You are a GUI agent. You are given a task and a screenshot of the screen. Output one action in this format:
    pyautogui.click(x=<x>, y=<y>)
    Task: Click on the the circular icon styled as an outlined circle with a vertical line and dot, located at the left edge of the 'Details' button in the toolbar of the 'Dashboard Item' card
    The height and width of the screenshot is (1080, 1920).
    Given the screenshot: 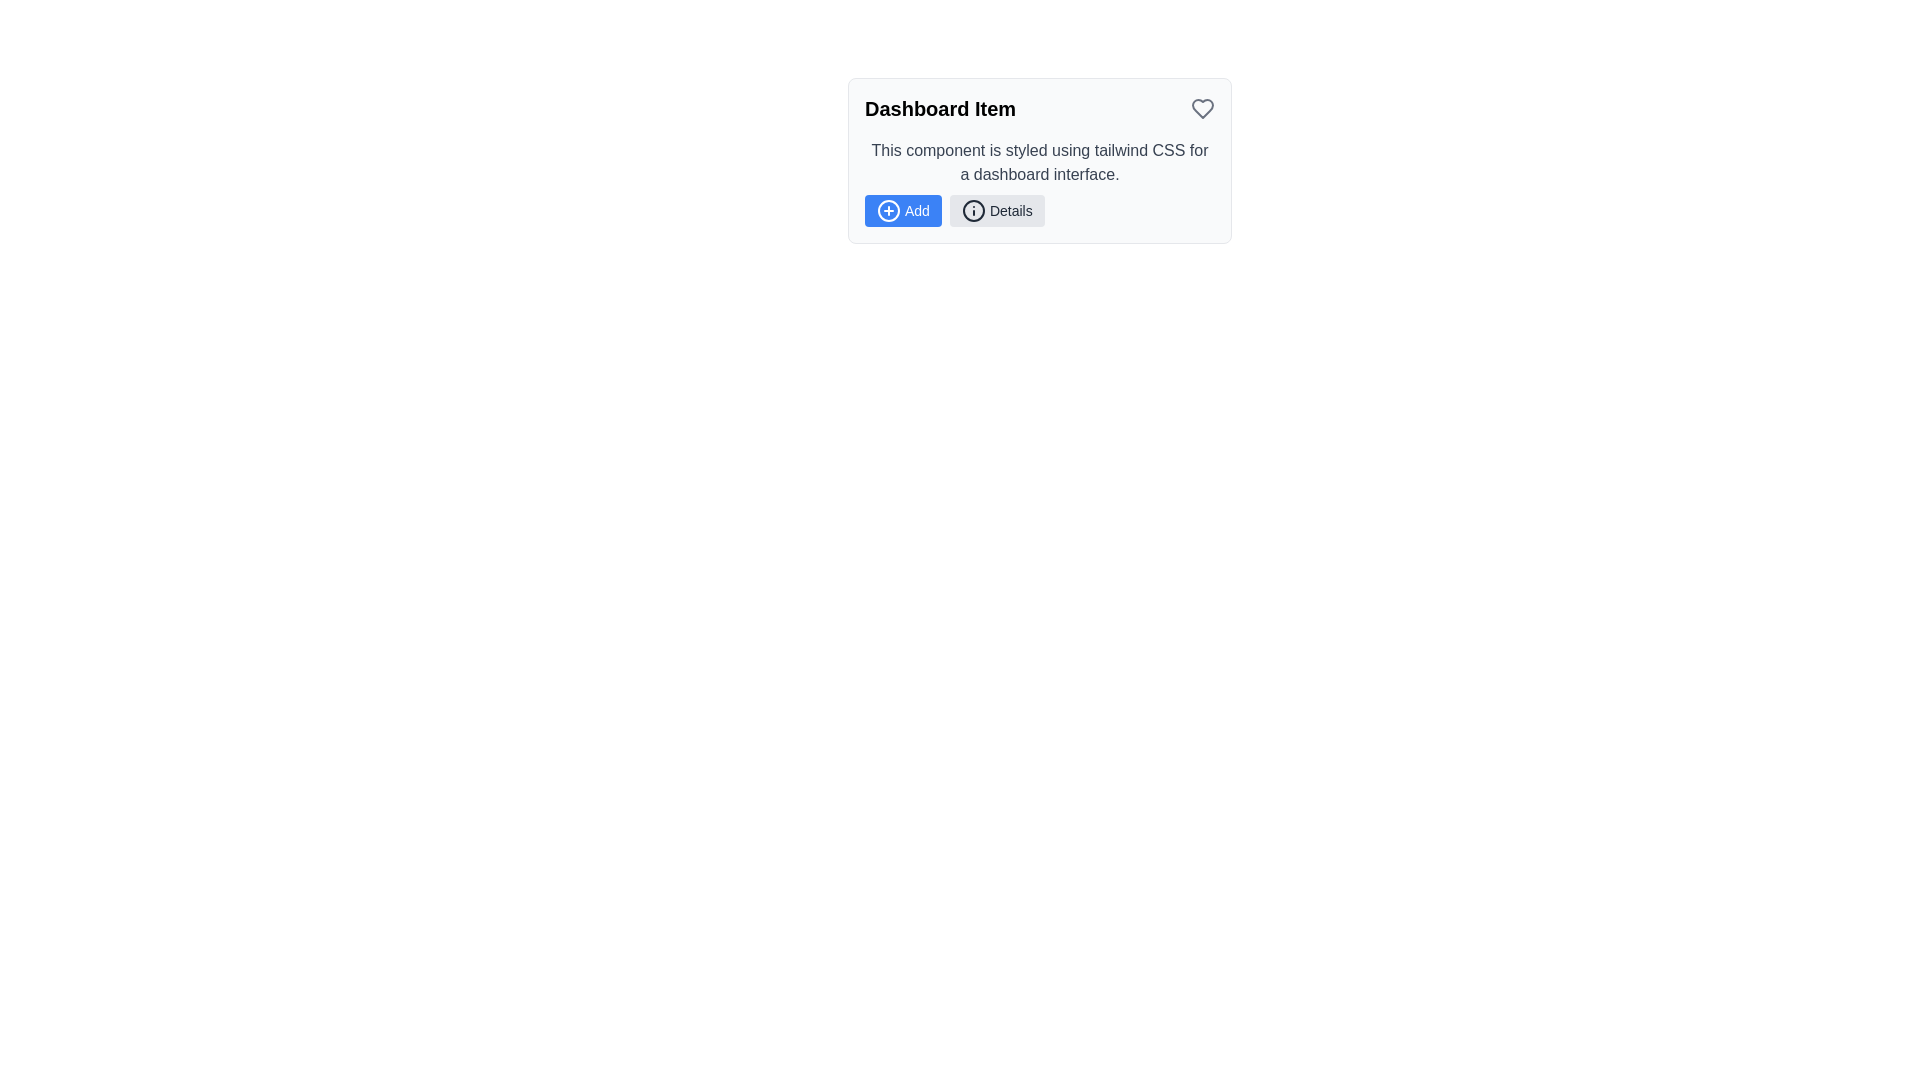 What is the action you would take?
    pyautogui.click(x=973, y=211)
    